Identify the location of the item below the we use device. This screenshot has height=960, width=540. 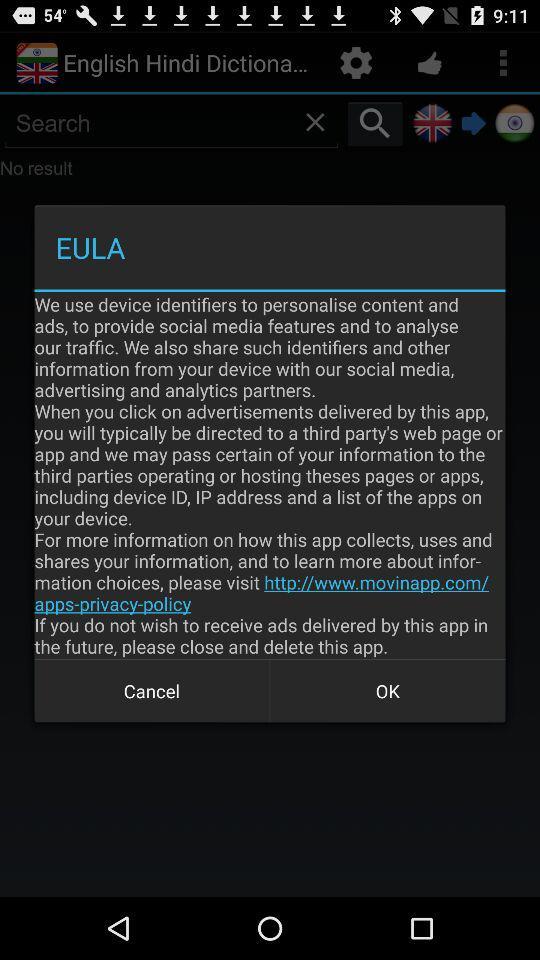
(387, 691).